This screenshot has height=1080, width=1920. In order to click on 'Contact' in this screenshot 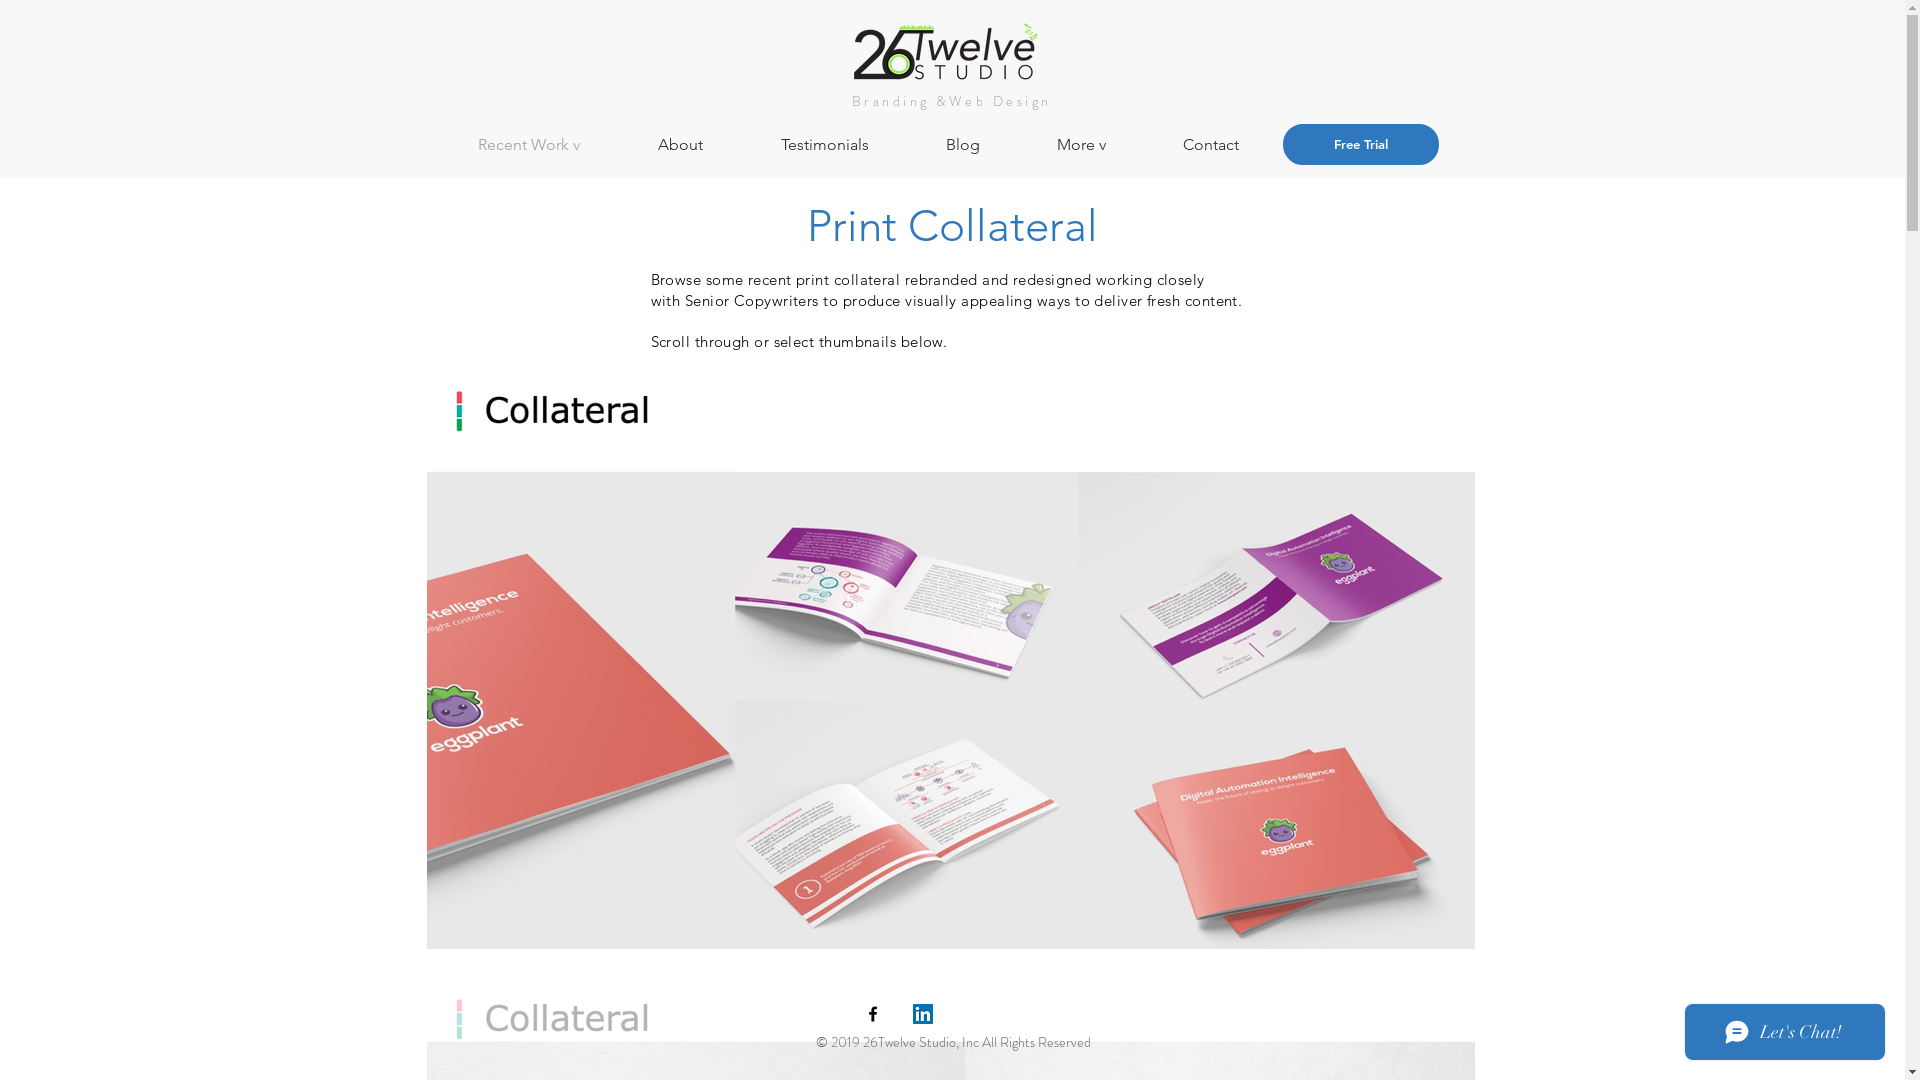, I will do `click(1233, 143)`.